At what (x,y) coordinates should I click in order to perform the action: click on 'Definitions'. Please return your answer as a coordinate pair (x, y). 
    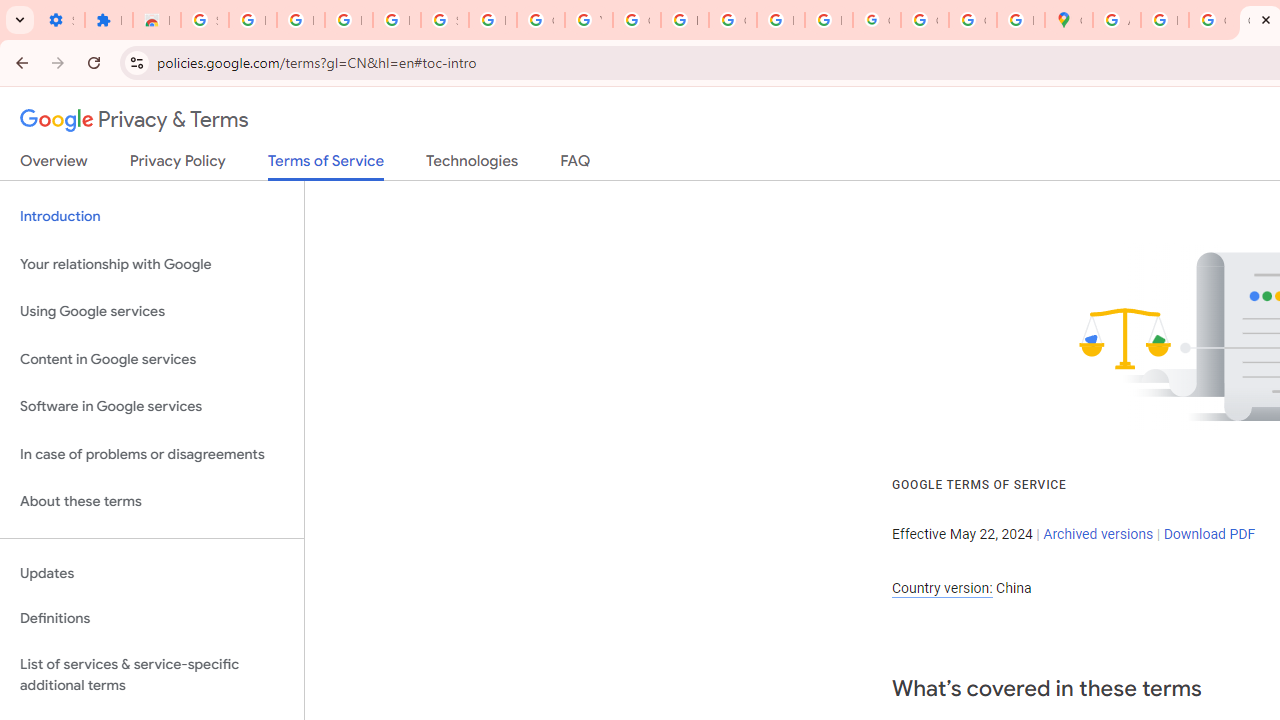
    Looking at the image, I should click on (151, 618).